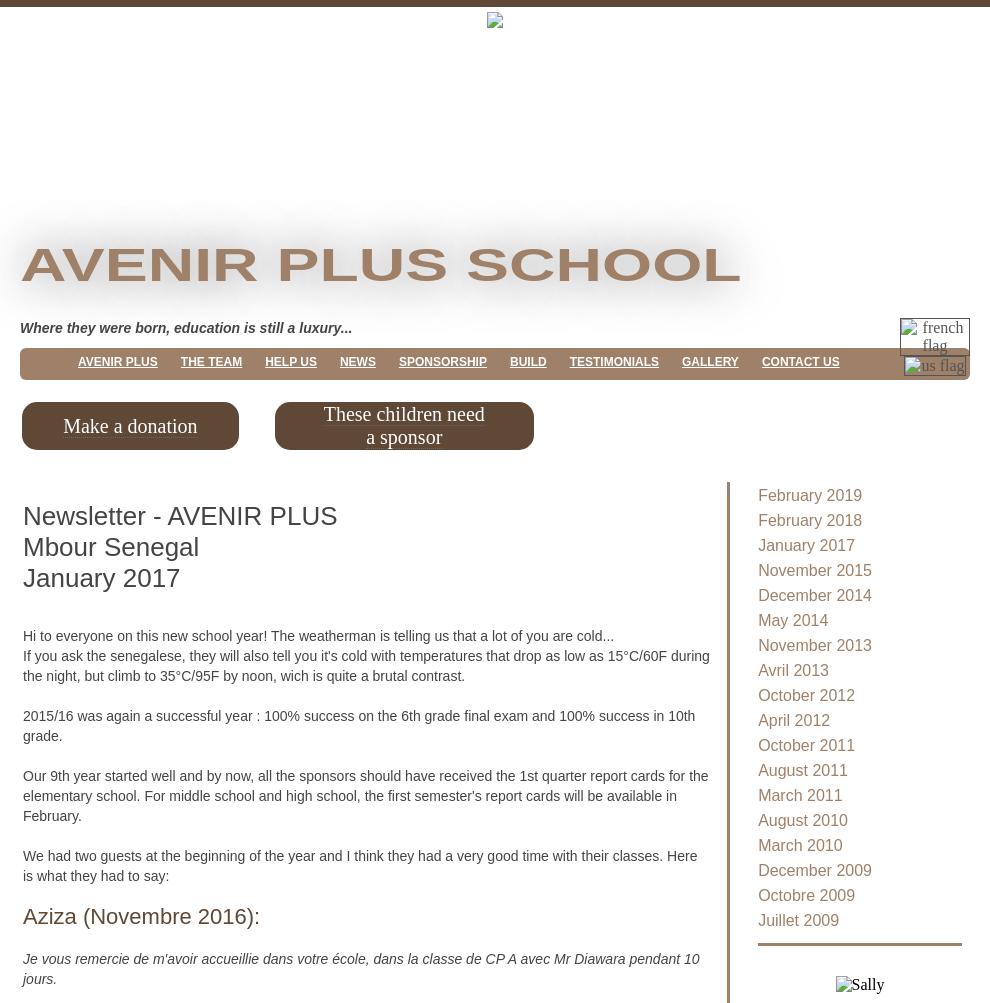  What do you see at coordinates (799, 794) in the screenshot?
I see `'March 2011'` at bounding box center [799, 794].